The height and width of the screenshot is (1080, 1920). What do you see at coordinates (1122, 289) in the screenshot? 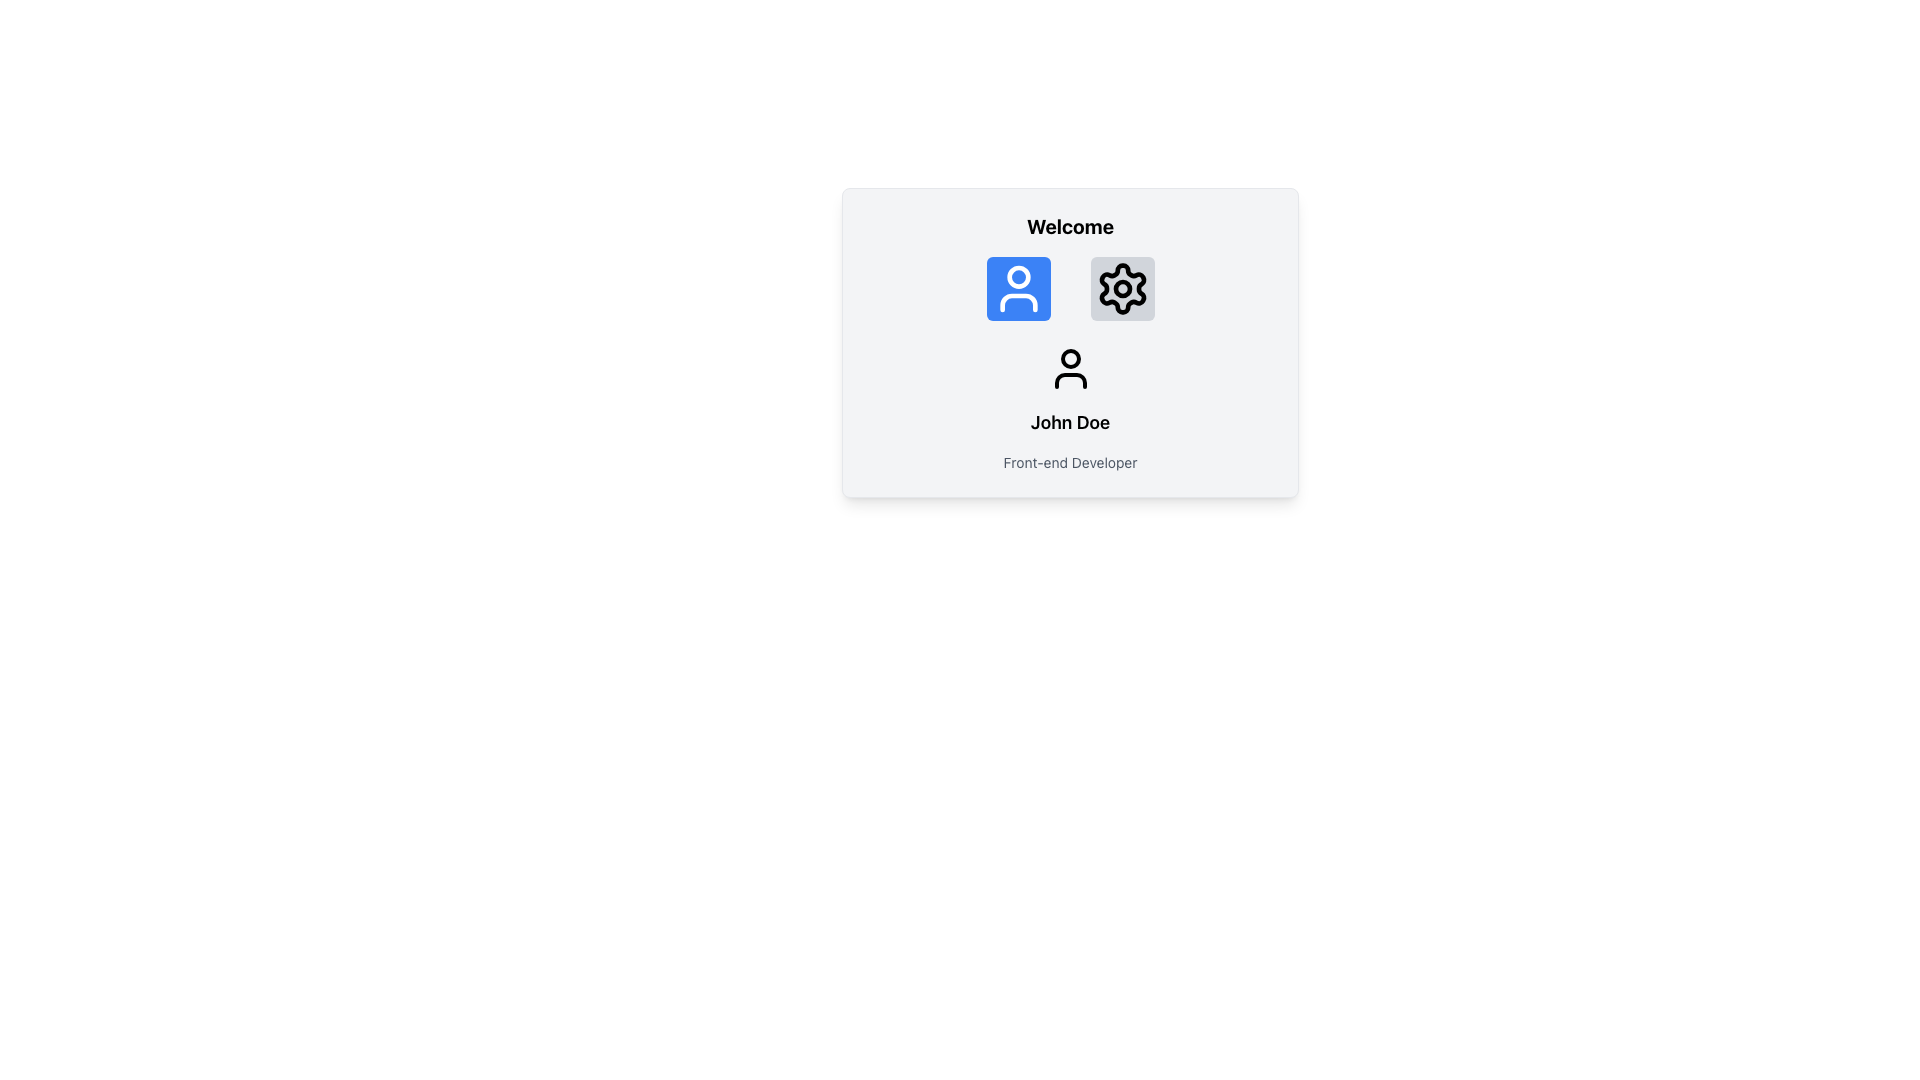
I see `the gear icon located in the top-center of the card` at bounding box center [1122, 289].